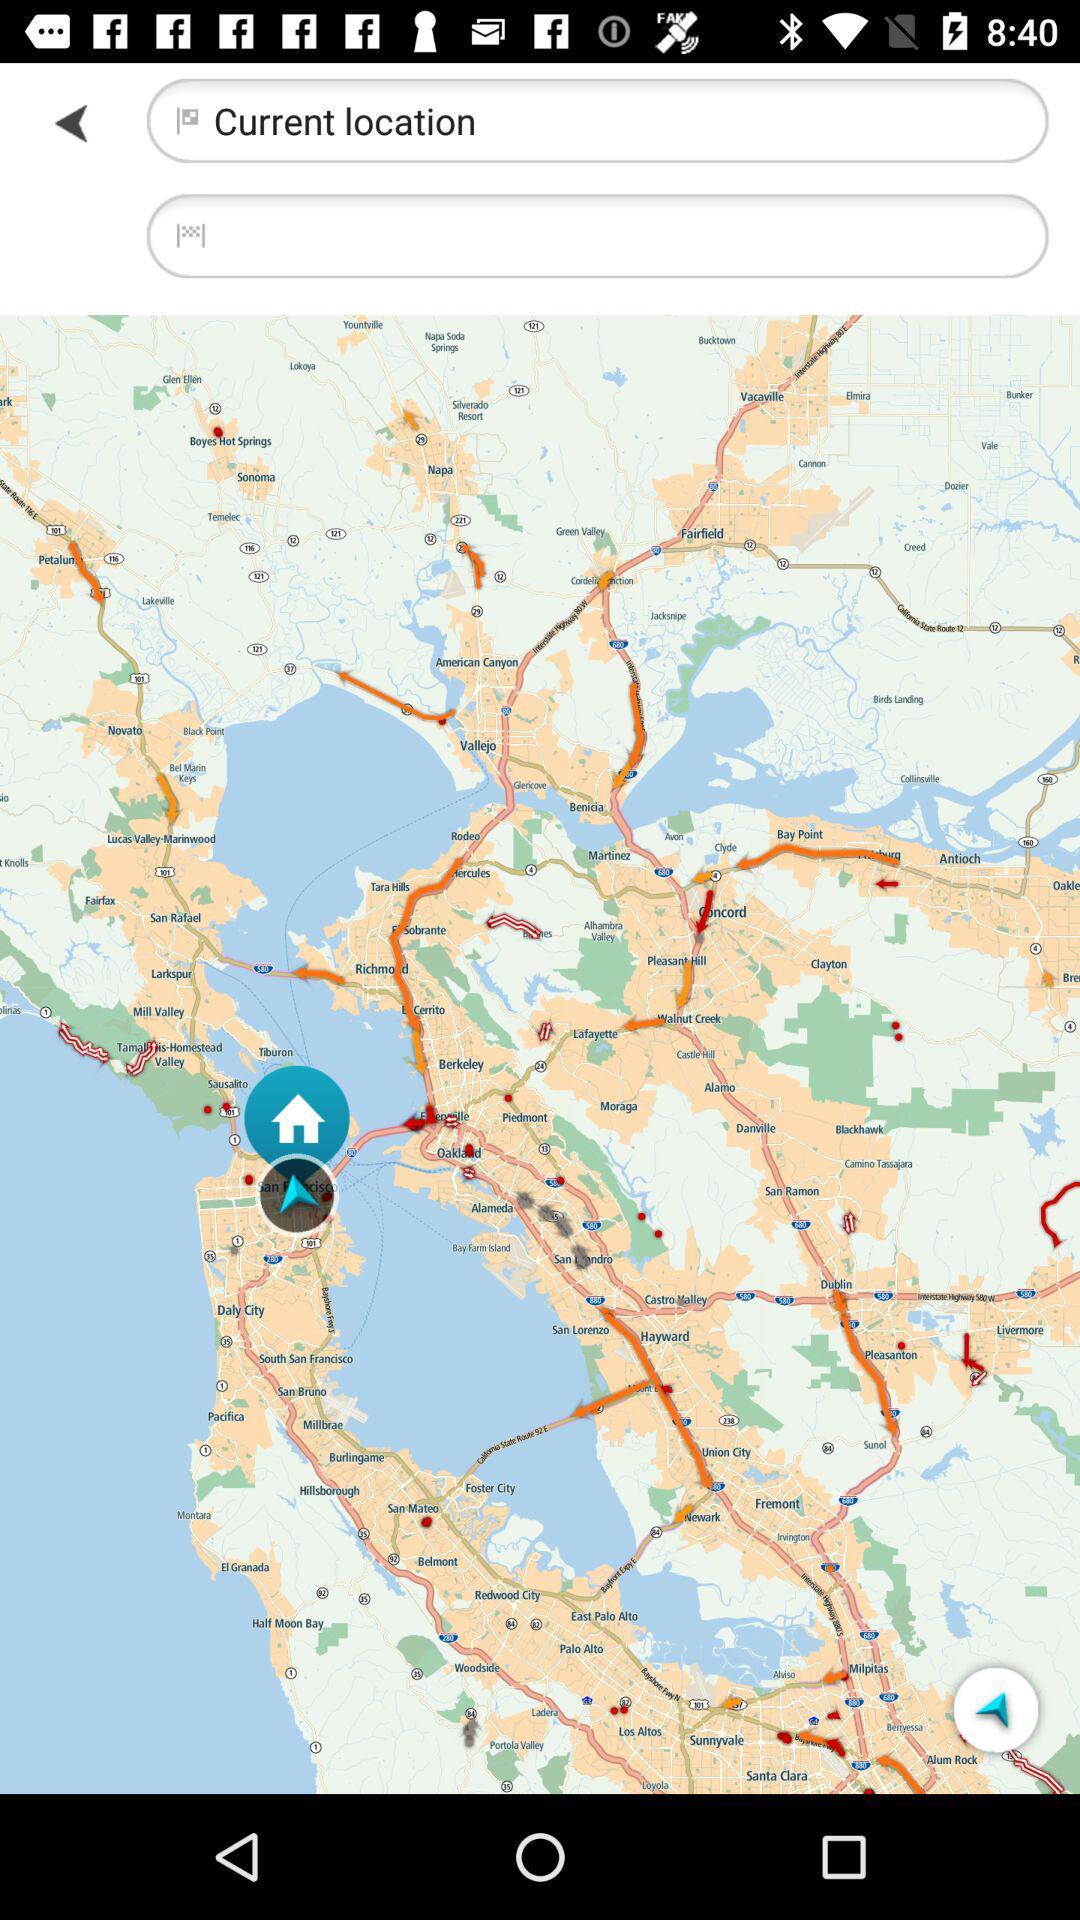 The height and width of the screenshot is (1920, 1080). Describe the element at coordinates (596, 119) in the screenshot. I see `current location icon` at that location.